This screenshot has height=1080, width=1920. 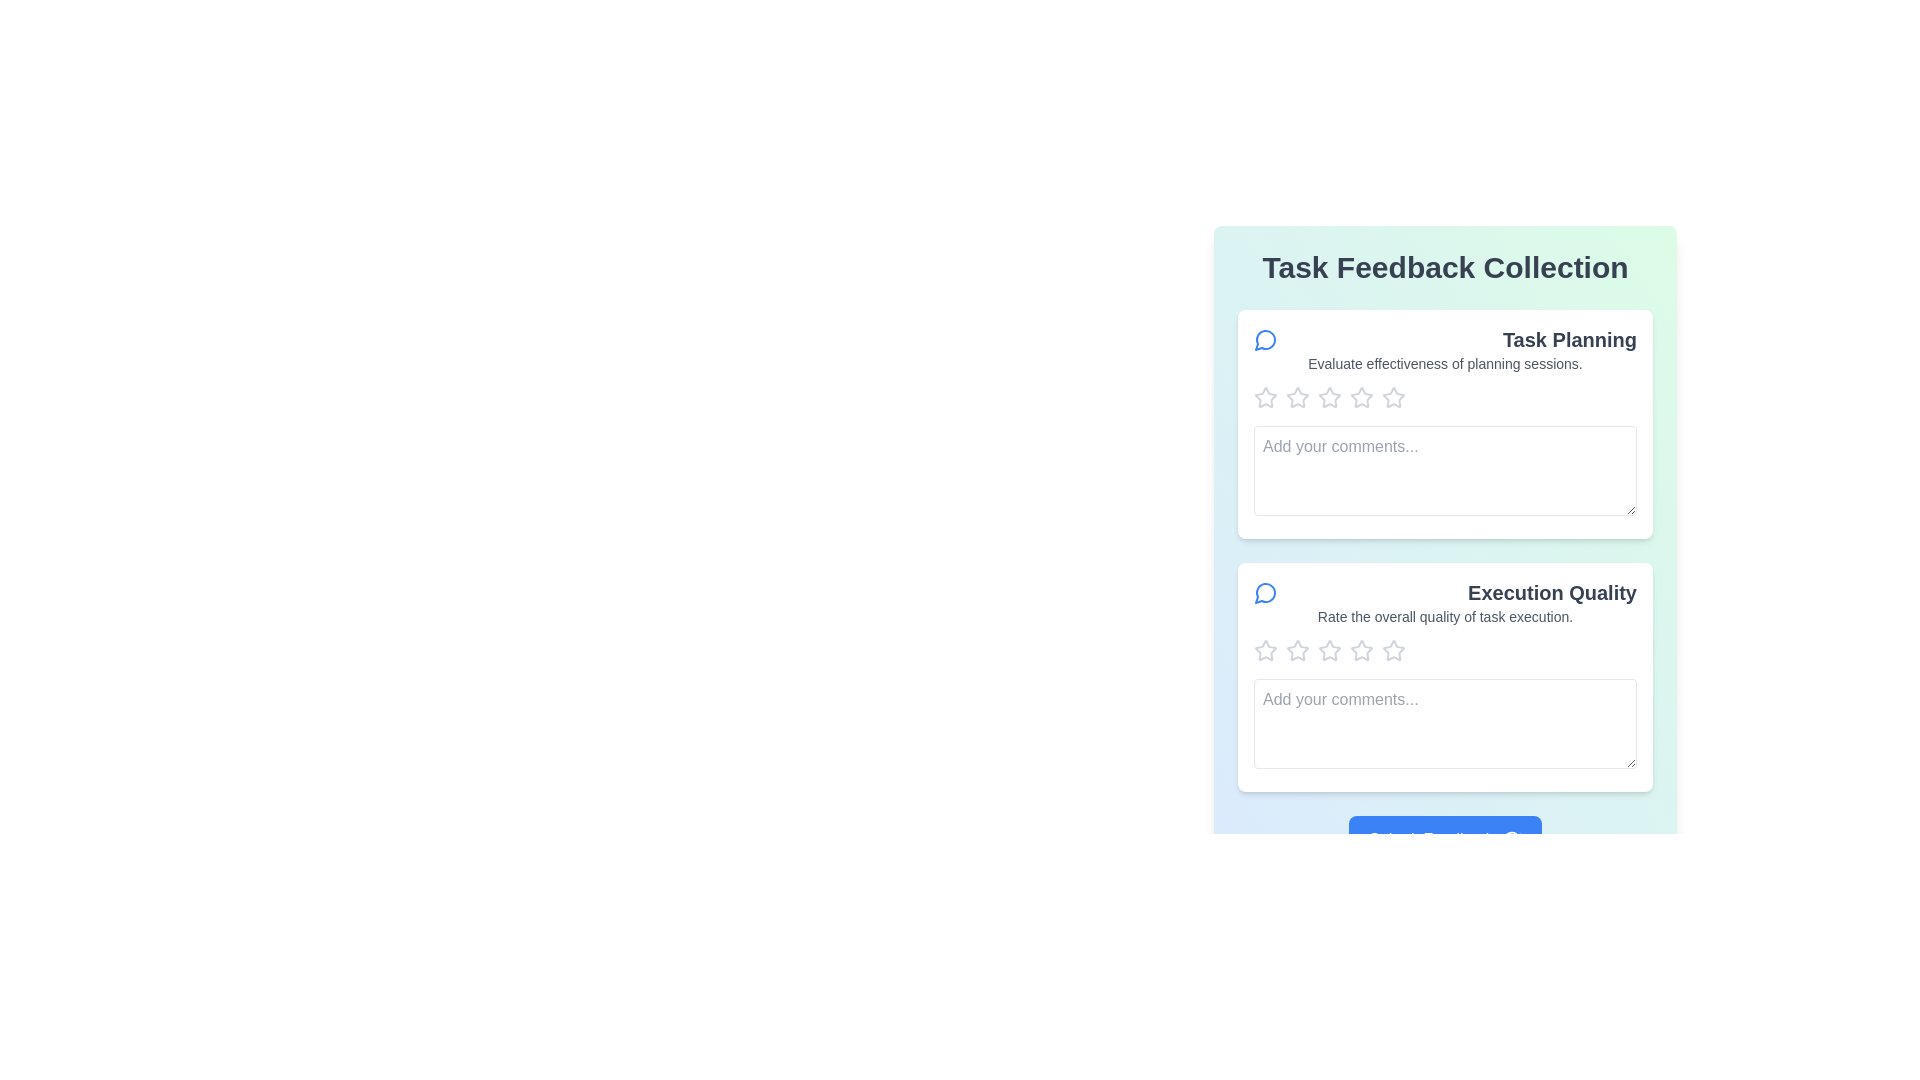 What do you see at coordinates (1445, 616) in the screenshot?
I see `text label that says 'Rate the overall quality of task execution.' positioned beneath the 'Execution Quality' header` at bounding box center [1445, 616].